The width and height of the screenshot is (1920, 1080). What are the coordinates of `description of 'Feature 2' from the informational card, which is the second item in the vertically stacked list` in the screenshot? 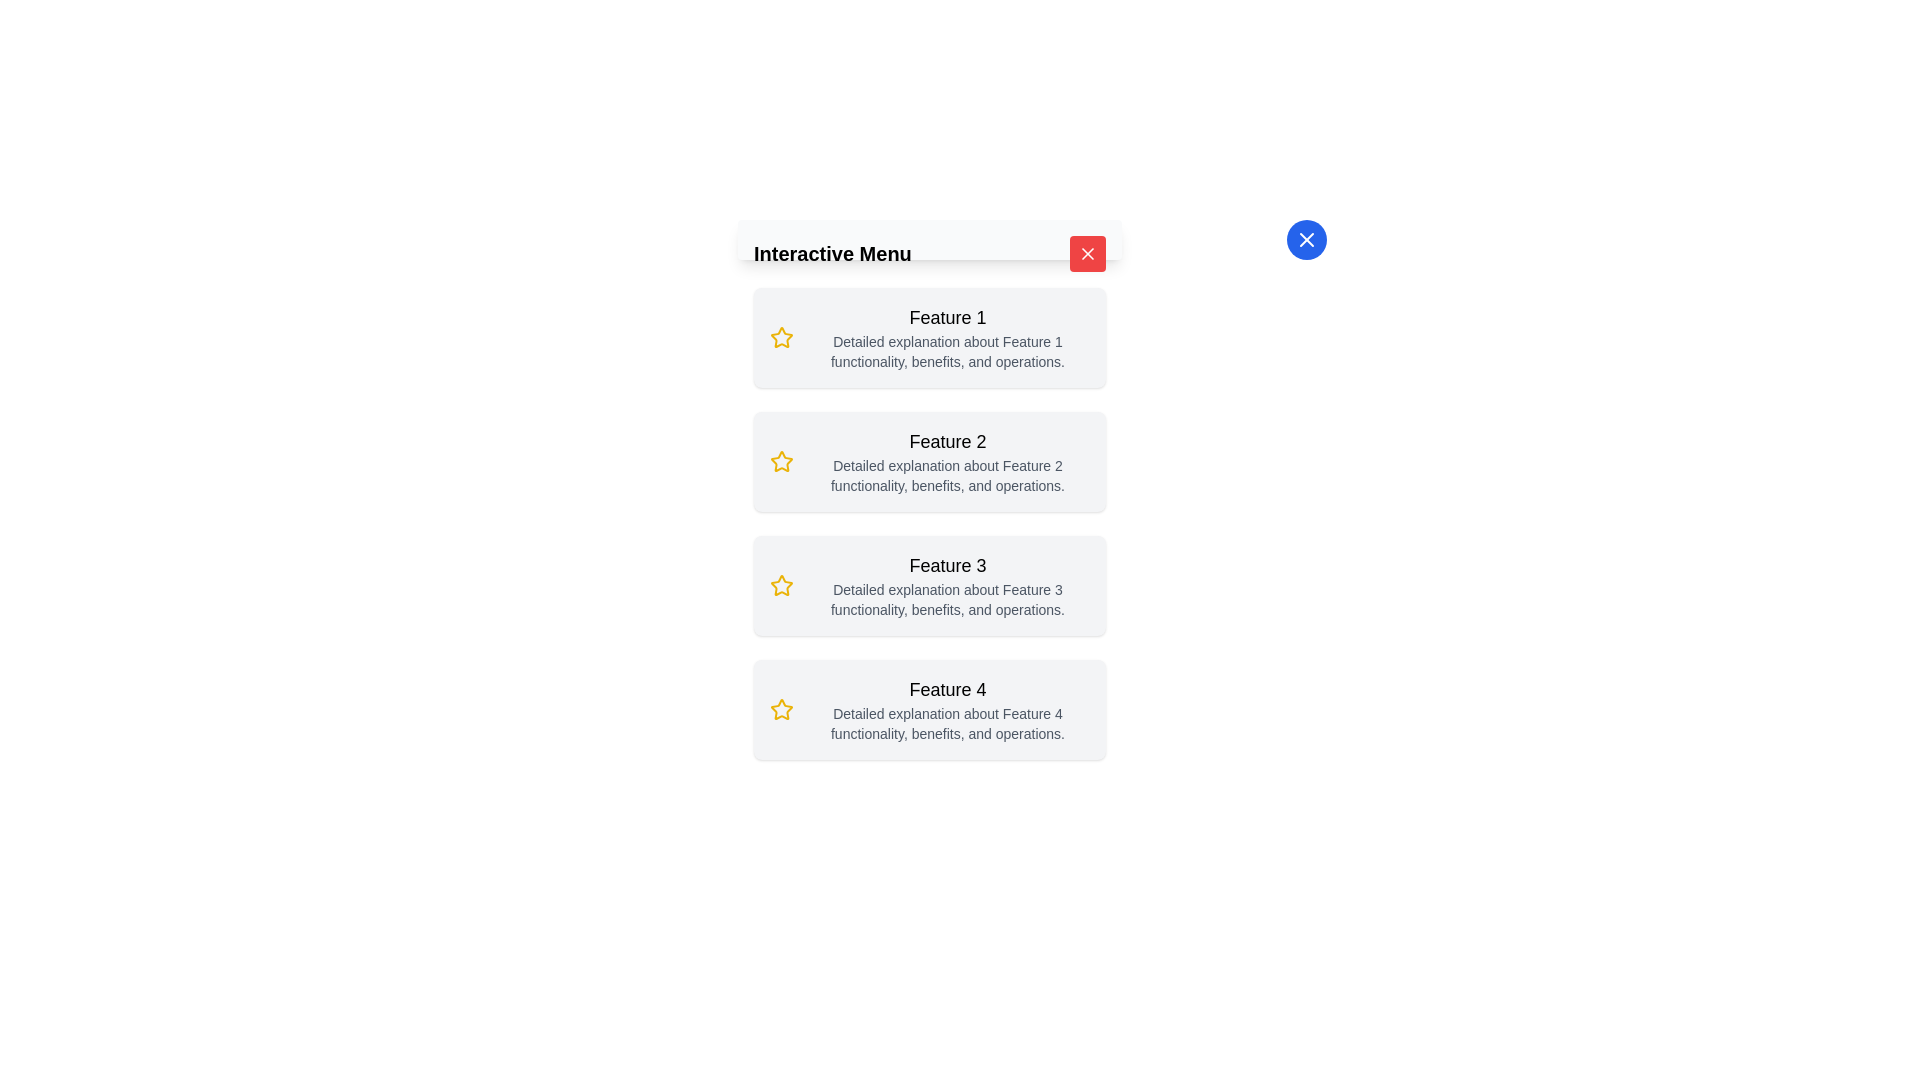 It's located at (929, 462).